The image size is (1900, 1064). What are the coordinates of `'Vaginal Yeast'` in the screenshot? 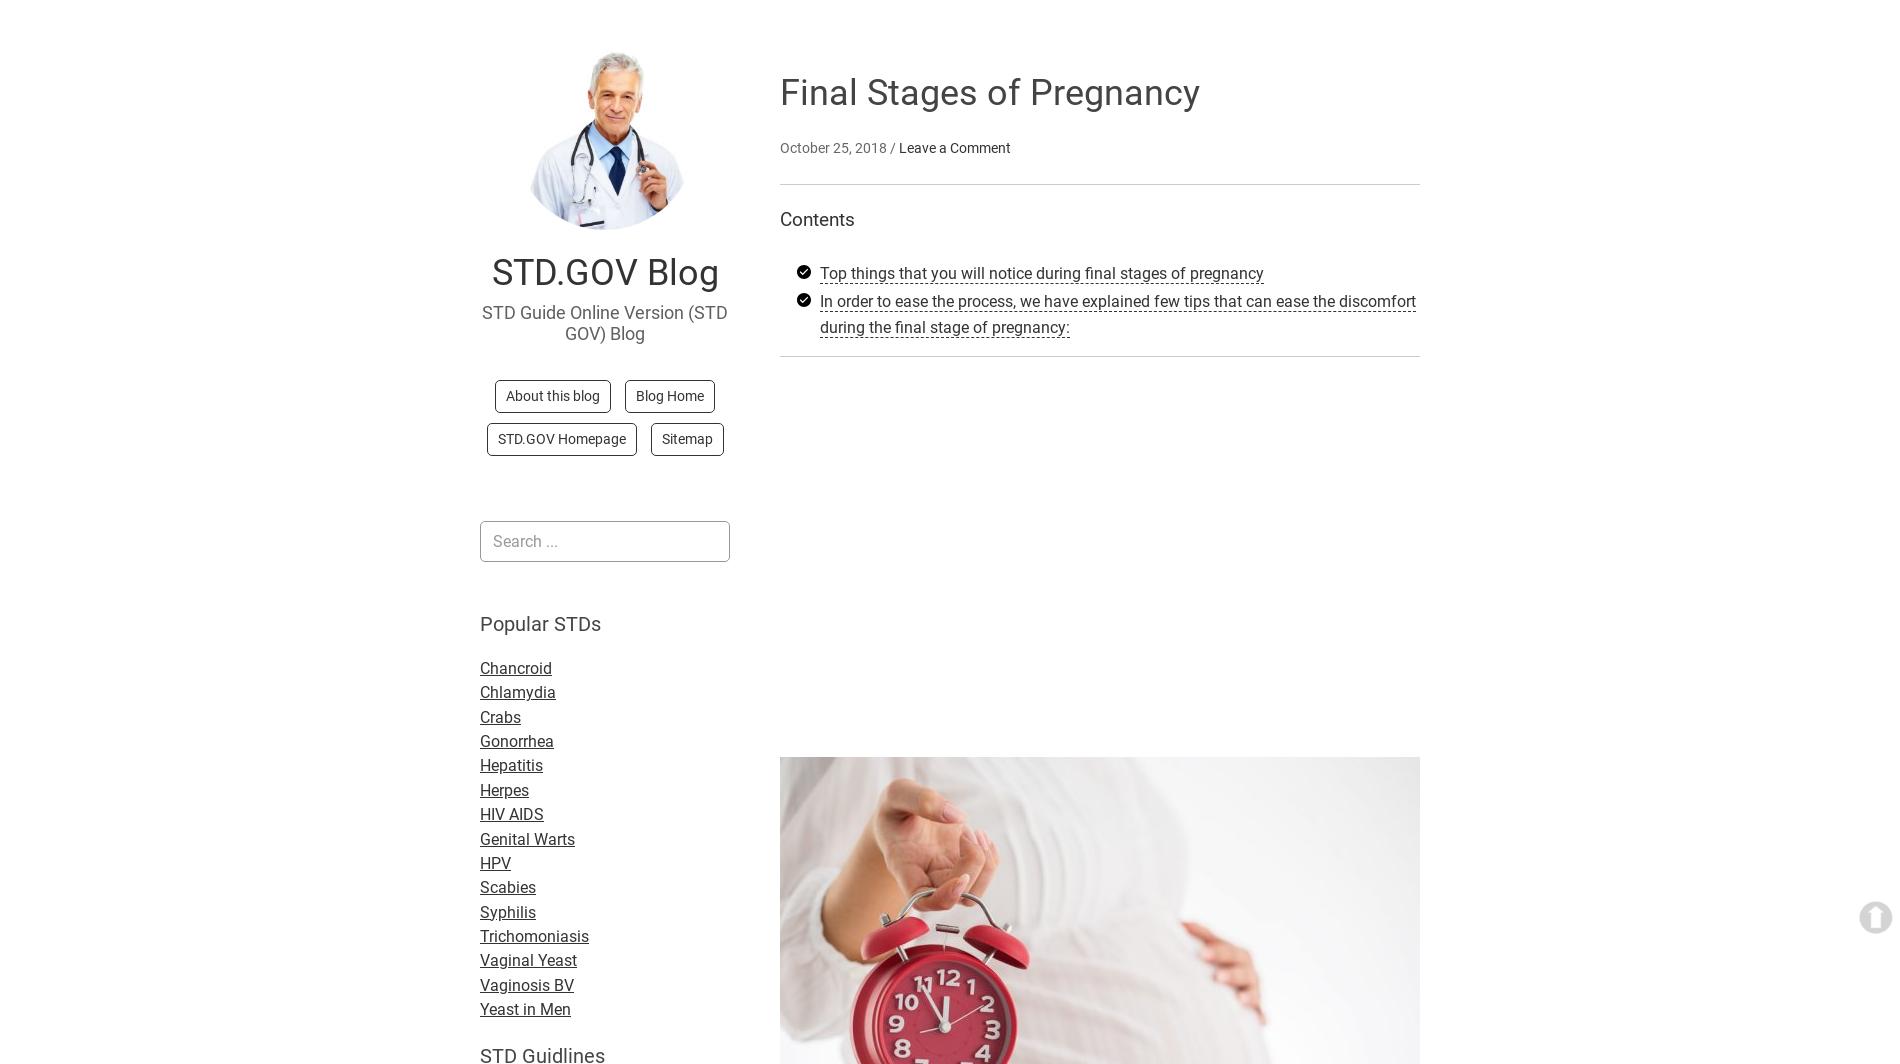 It's located at (528, 960).